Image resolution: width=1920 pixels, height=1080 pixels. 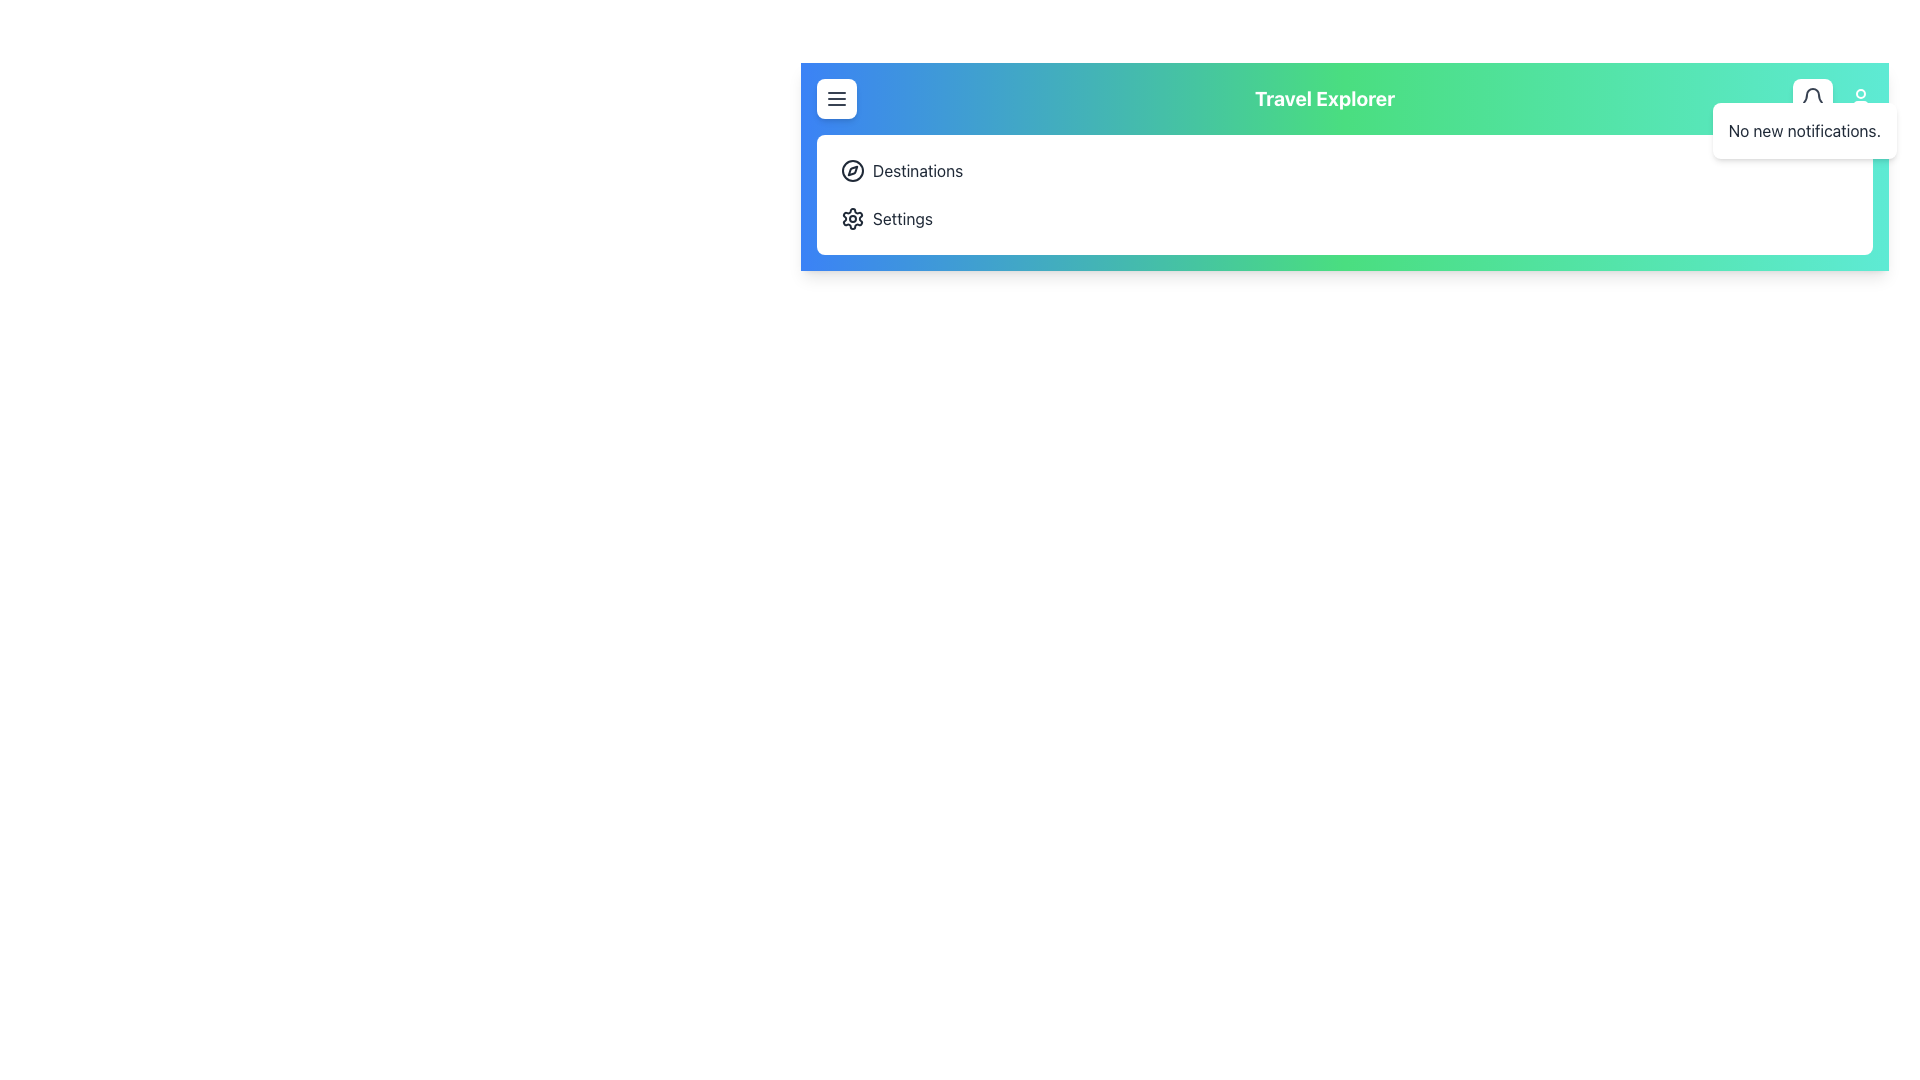 I want to click on the square button styled as a hamburger icon with a white background and rounded corners, located at the far left of the header bar, so click(x=836, y=99).